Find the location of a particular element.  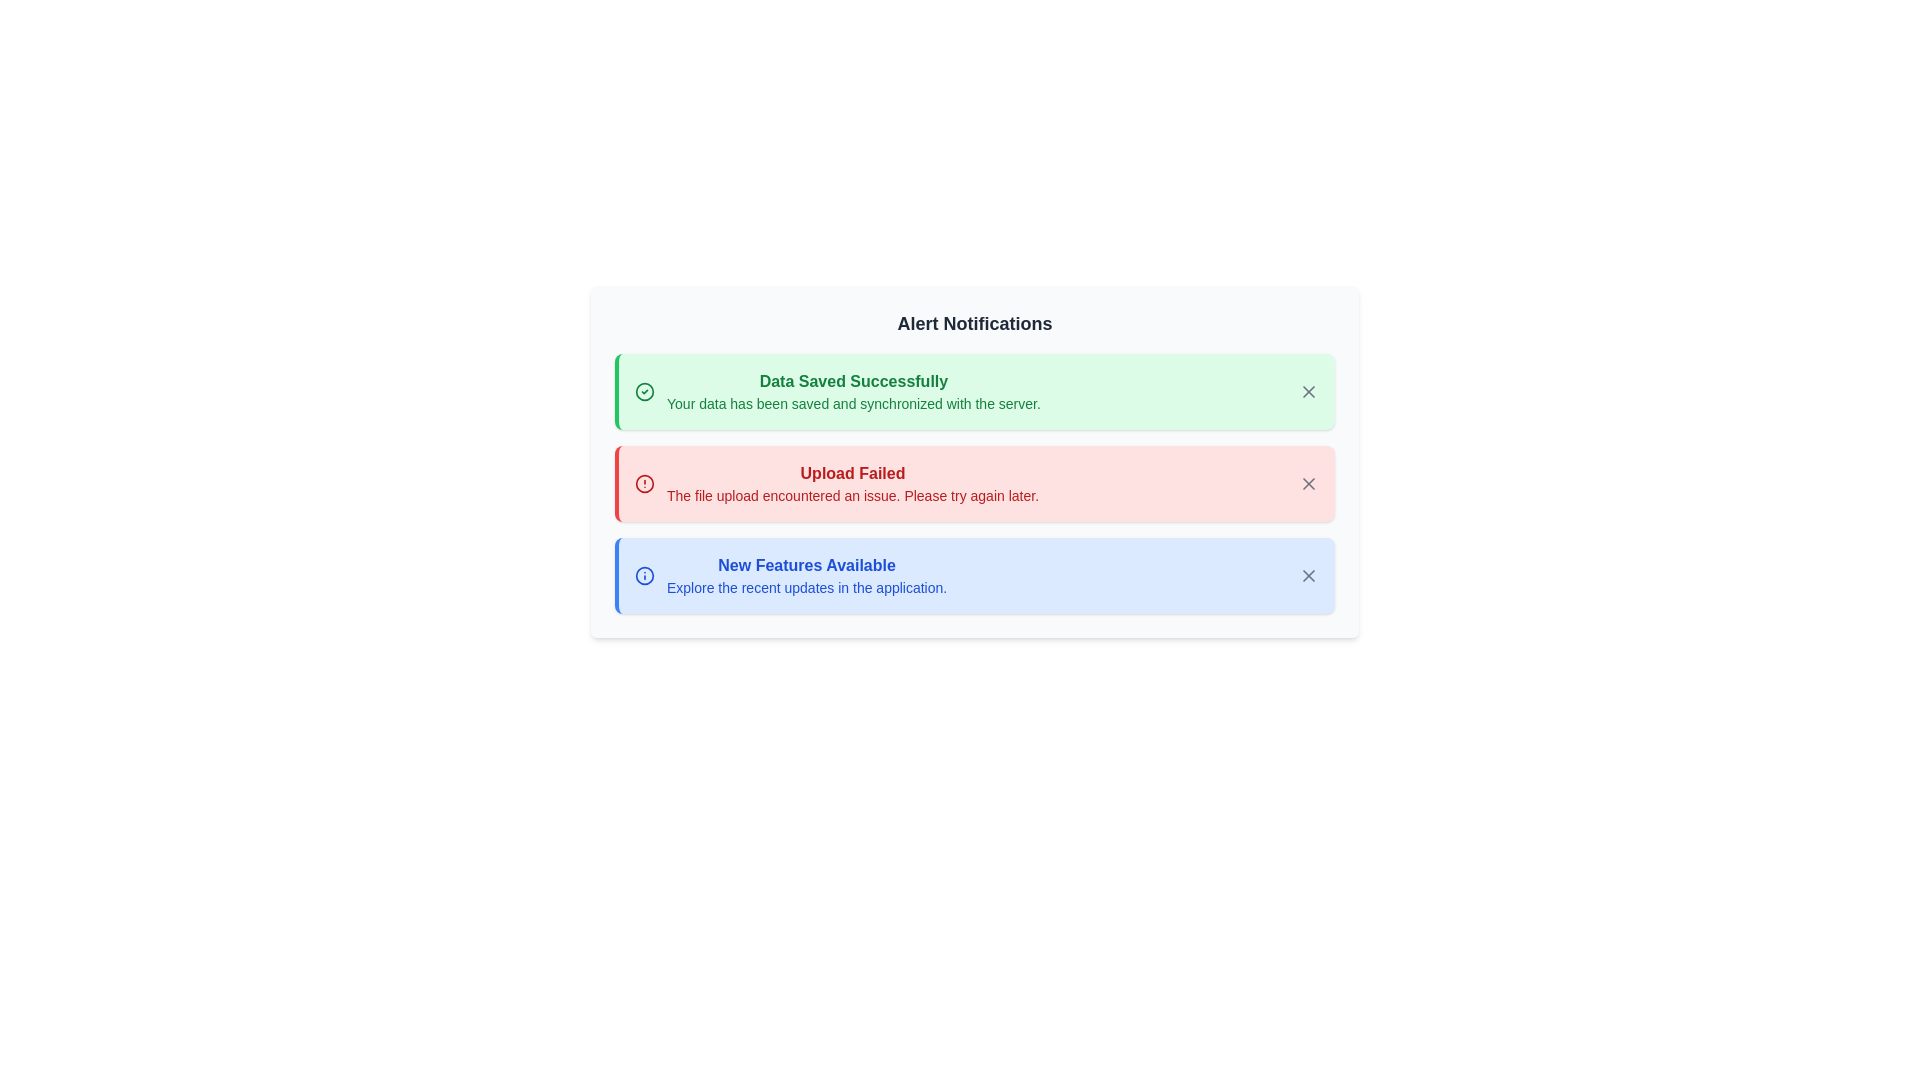

close button for the alert titled 'Upload Failed' is located at coordinates (1309, 483).